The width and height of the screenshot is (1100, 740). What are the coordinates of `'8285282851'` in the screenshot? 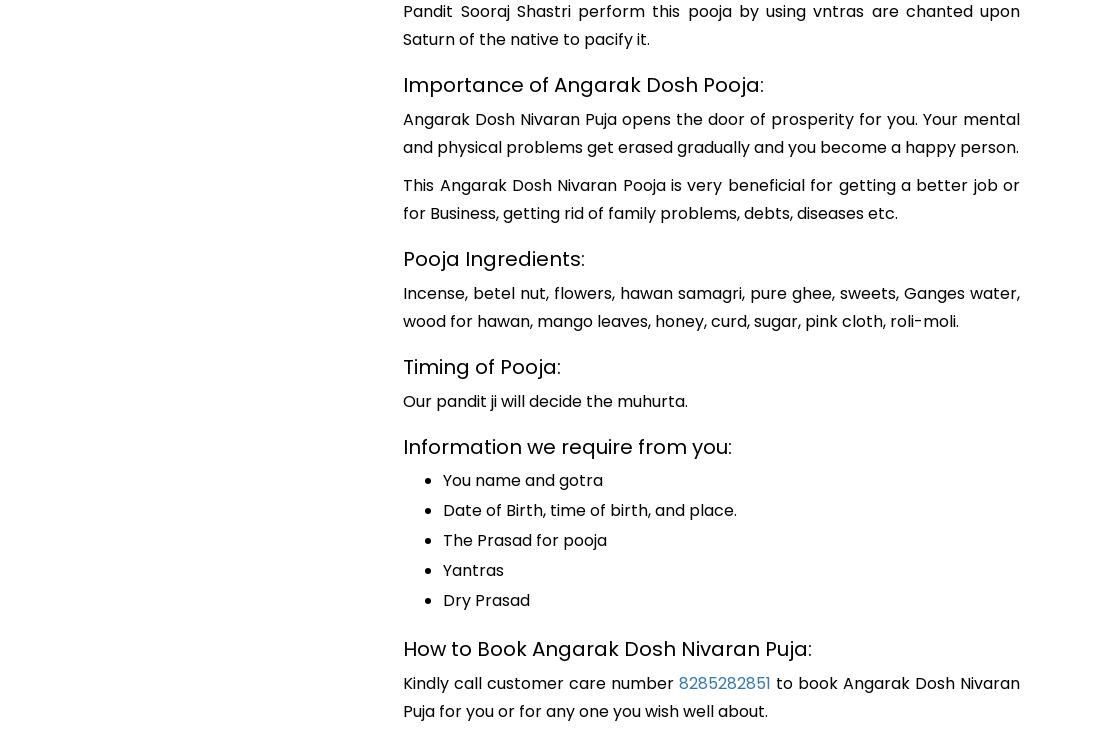 It's located at (724, 682).